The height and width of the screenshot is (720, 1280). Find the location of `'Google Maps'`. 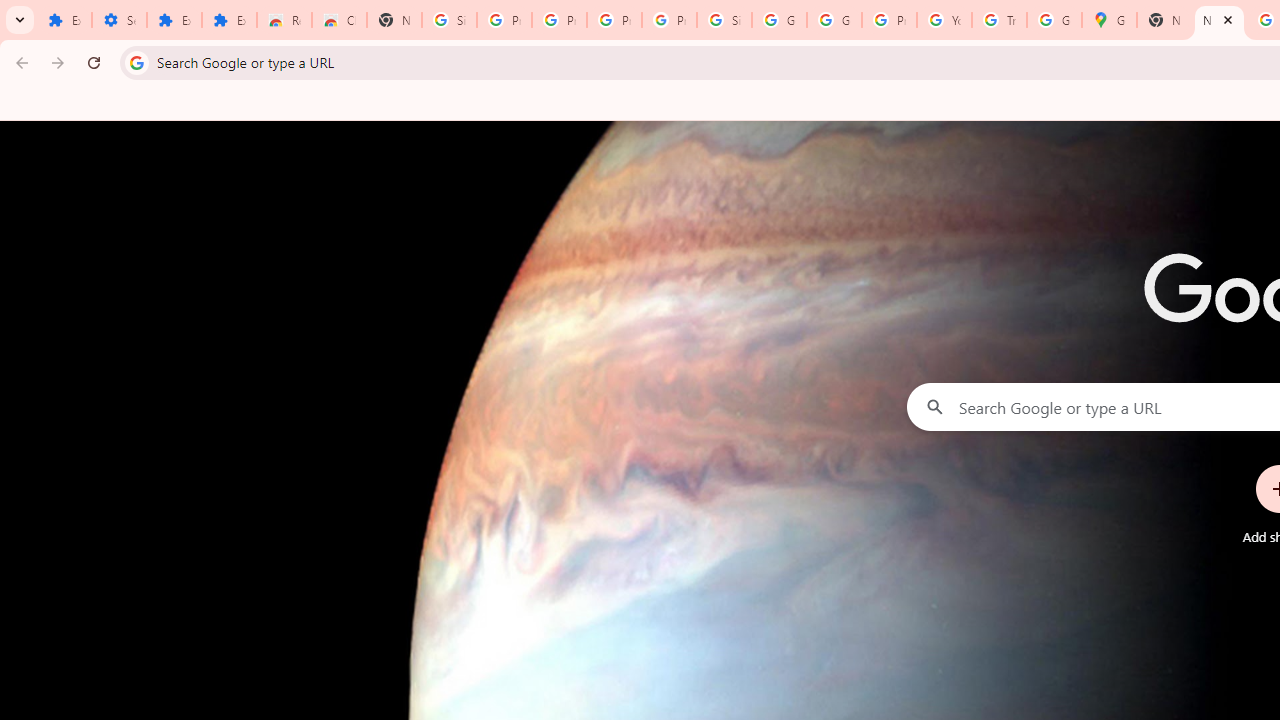

'Google Maps' is located at coordinates (1108, 20).